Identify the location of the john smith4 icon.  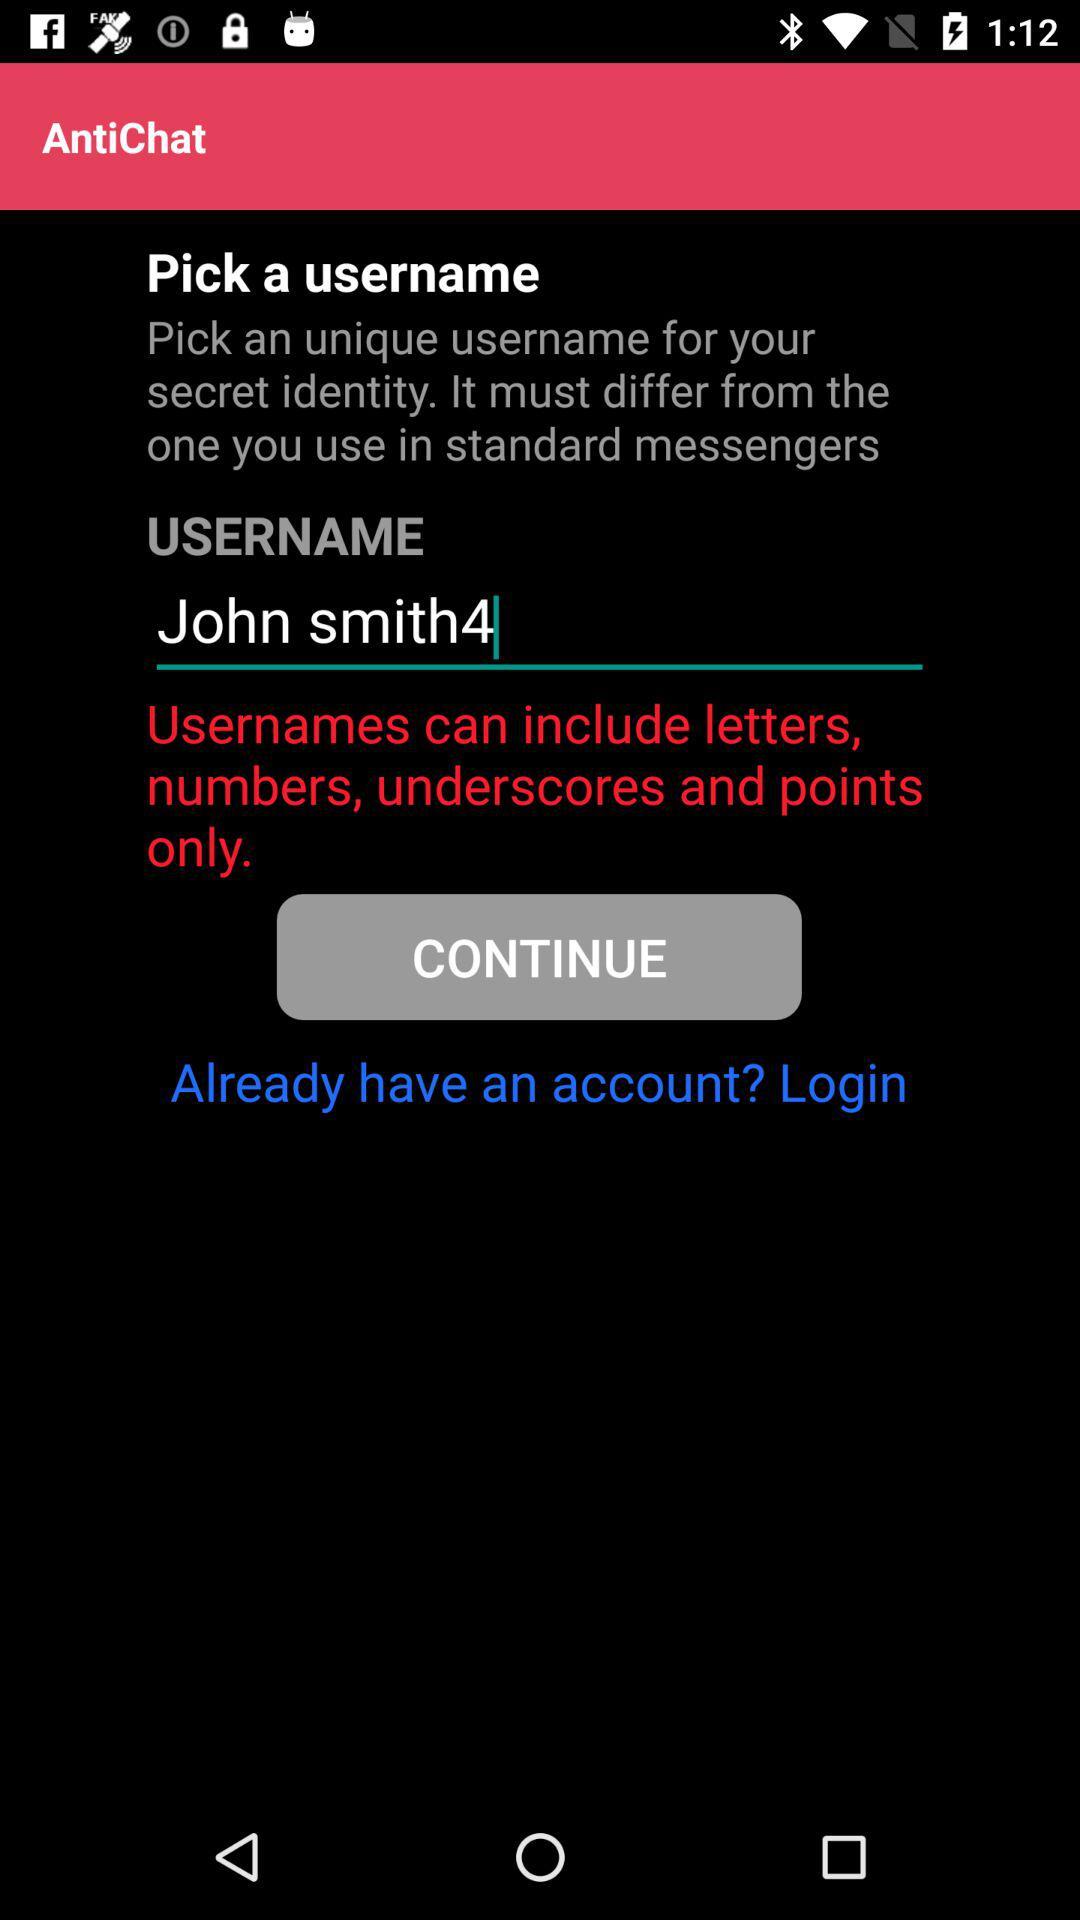
(538, 627).